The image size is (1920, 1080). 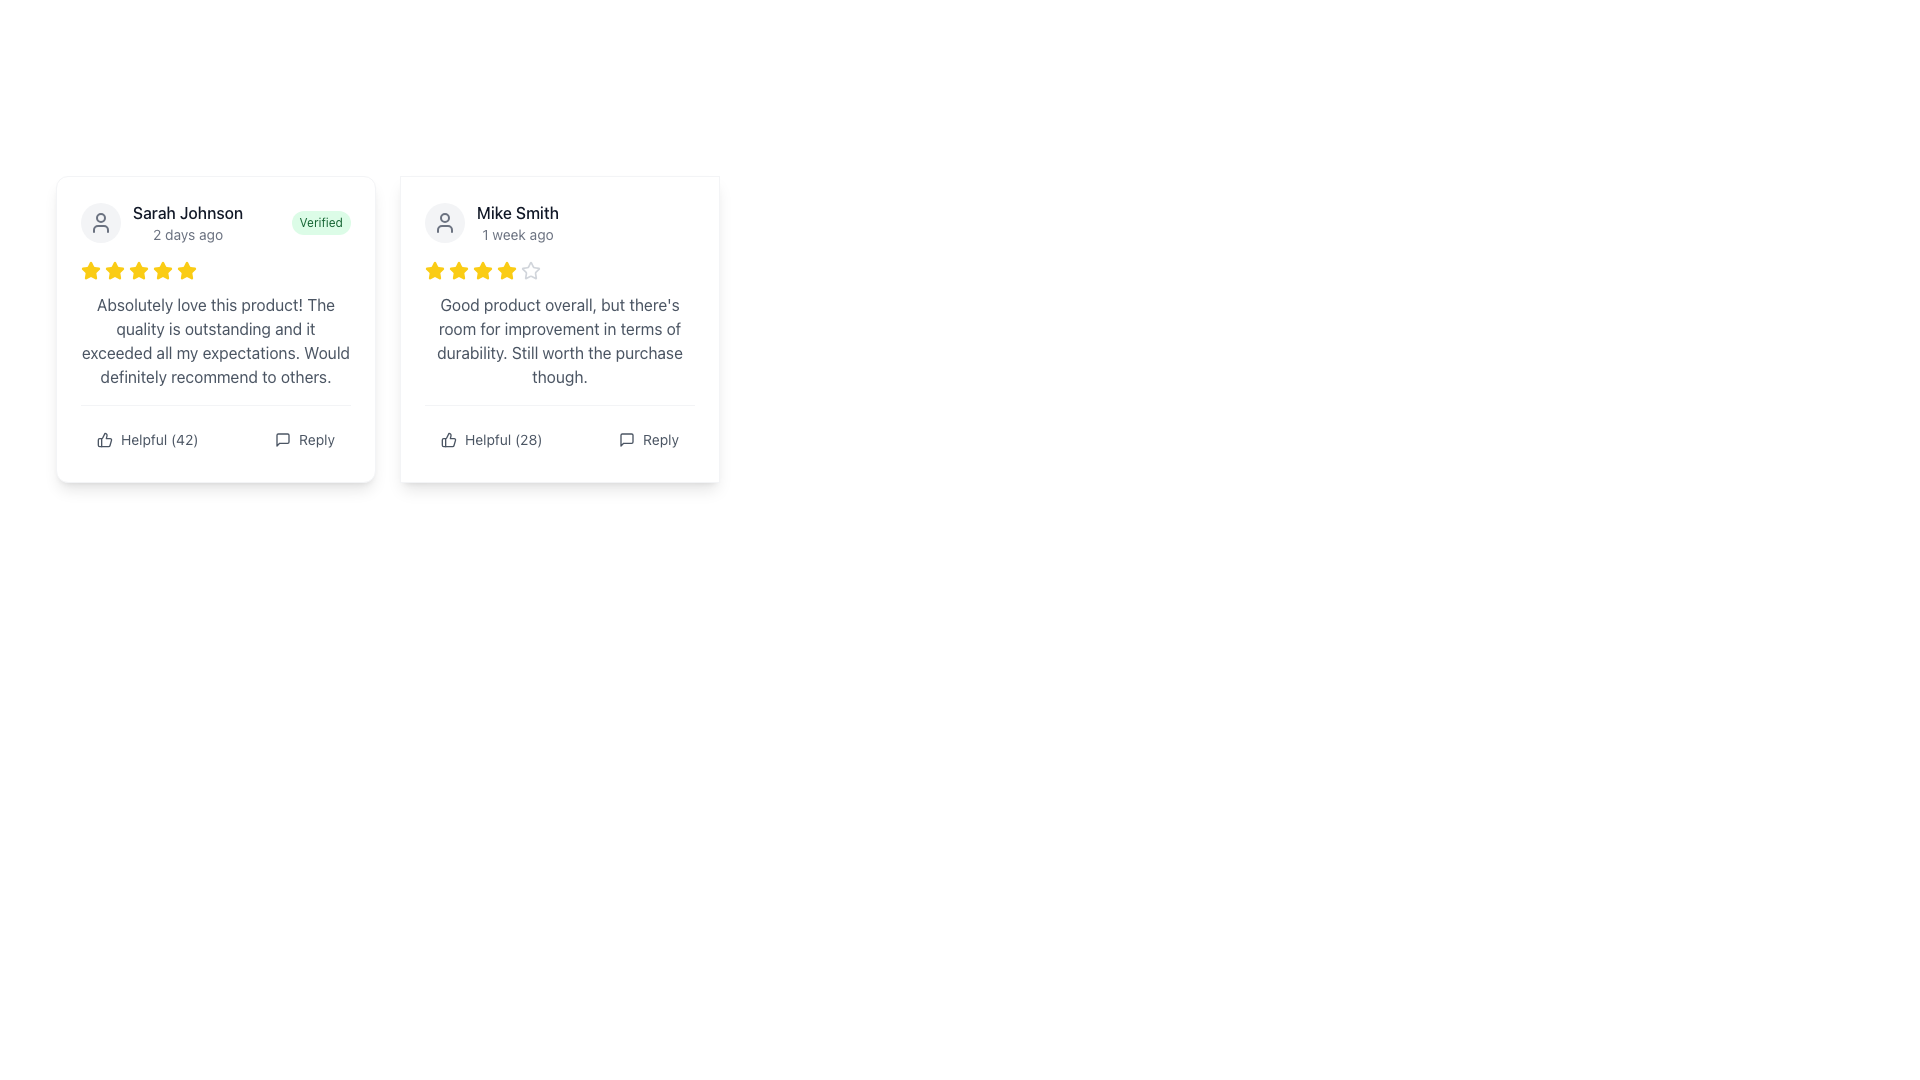 What do you see at coordinates (90, 270) in the screenshot?
I see `the third star icon in the five-star rating system located directly under the username 'Sarah Johnson'` at bounding box center [90, 270].